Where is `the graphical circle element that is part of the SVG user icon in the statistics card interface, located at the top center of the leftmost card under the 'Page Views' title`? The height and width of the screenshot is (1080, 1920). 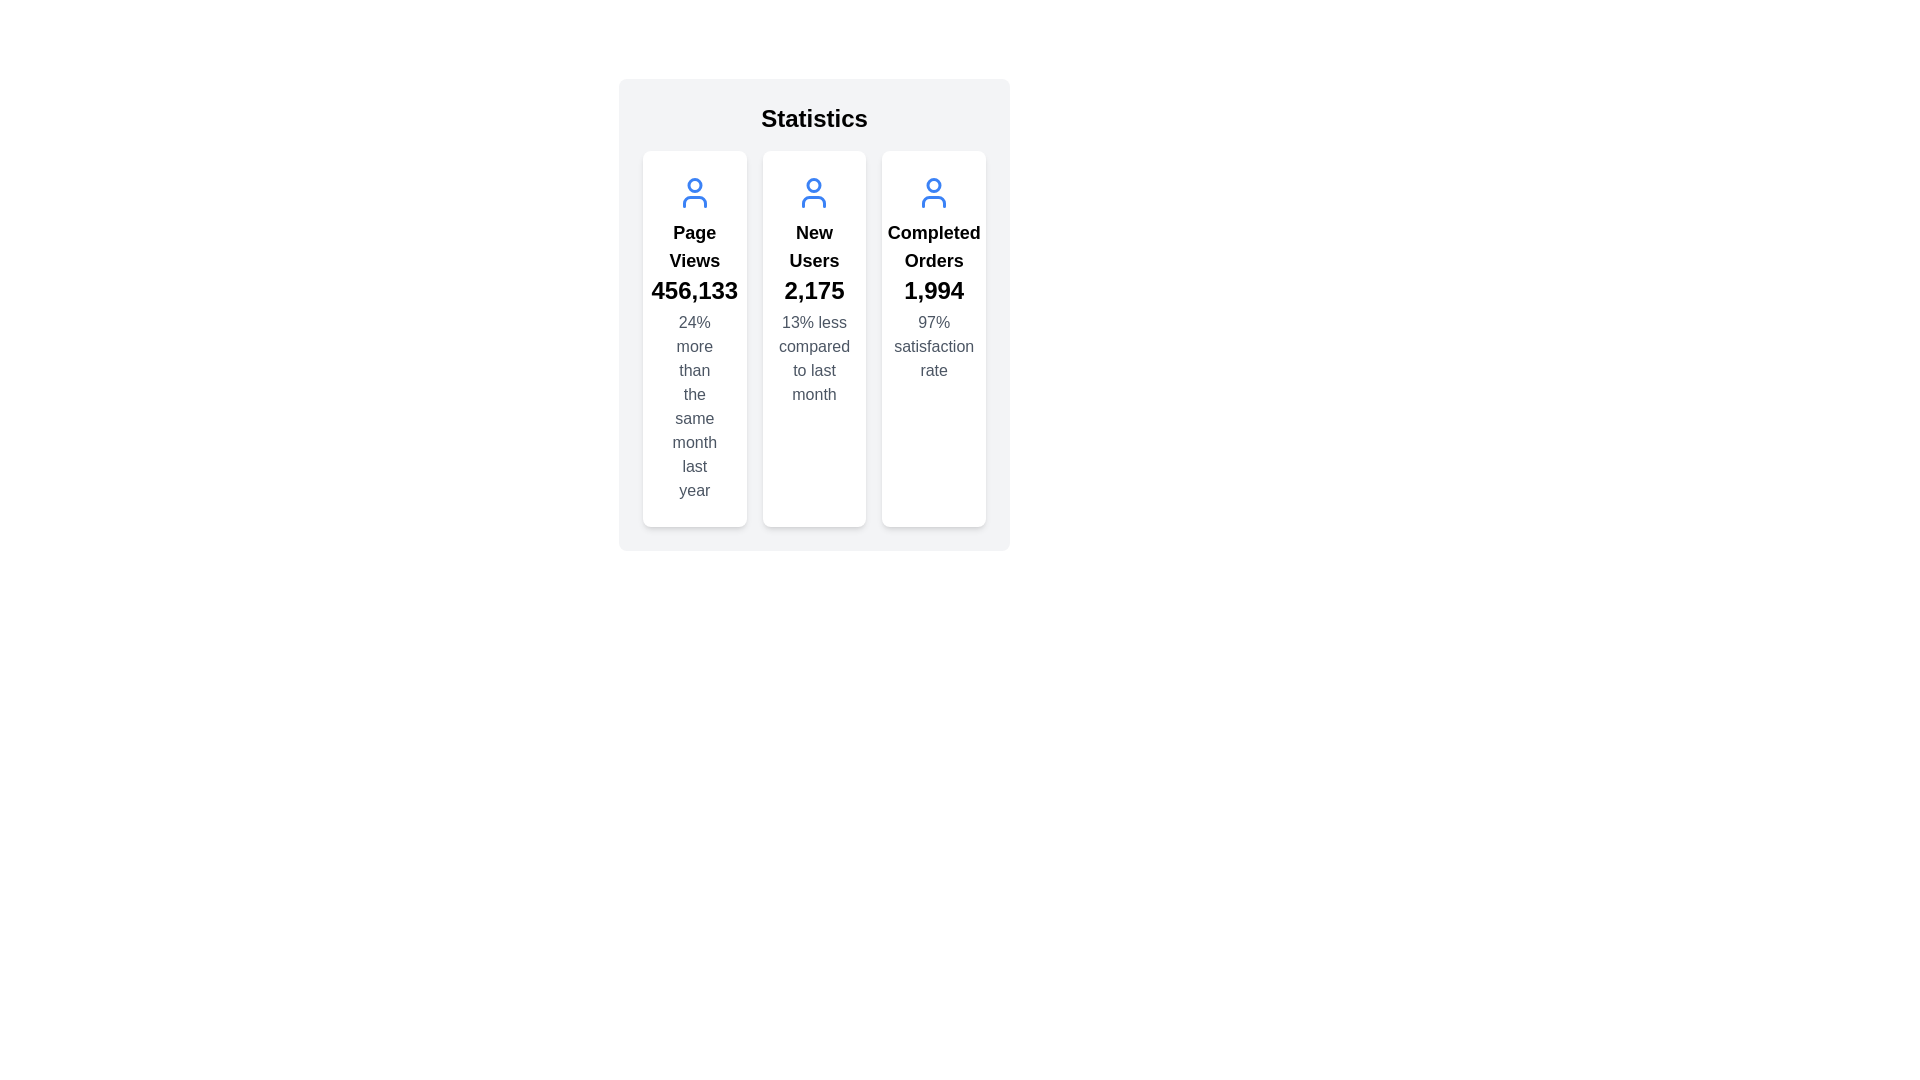
the graphical circle element that is part of the SVG user icon in the statistics card interface, located at the top center of the leftmost card under the 'Page Views' title is located at coordinates (694, 185).